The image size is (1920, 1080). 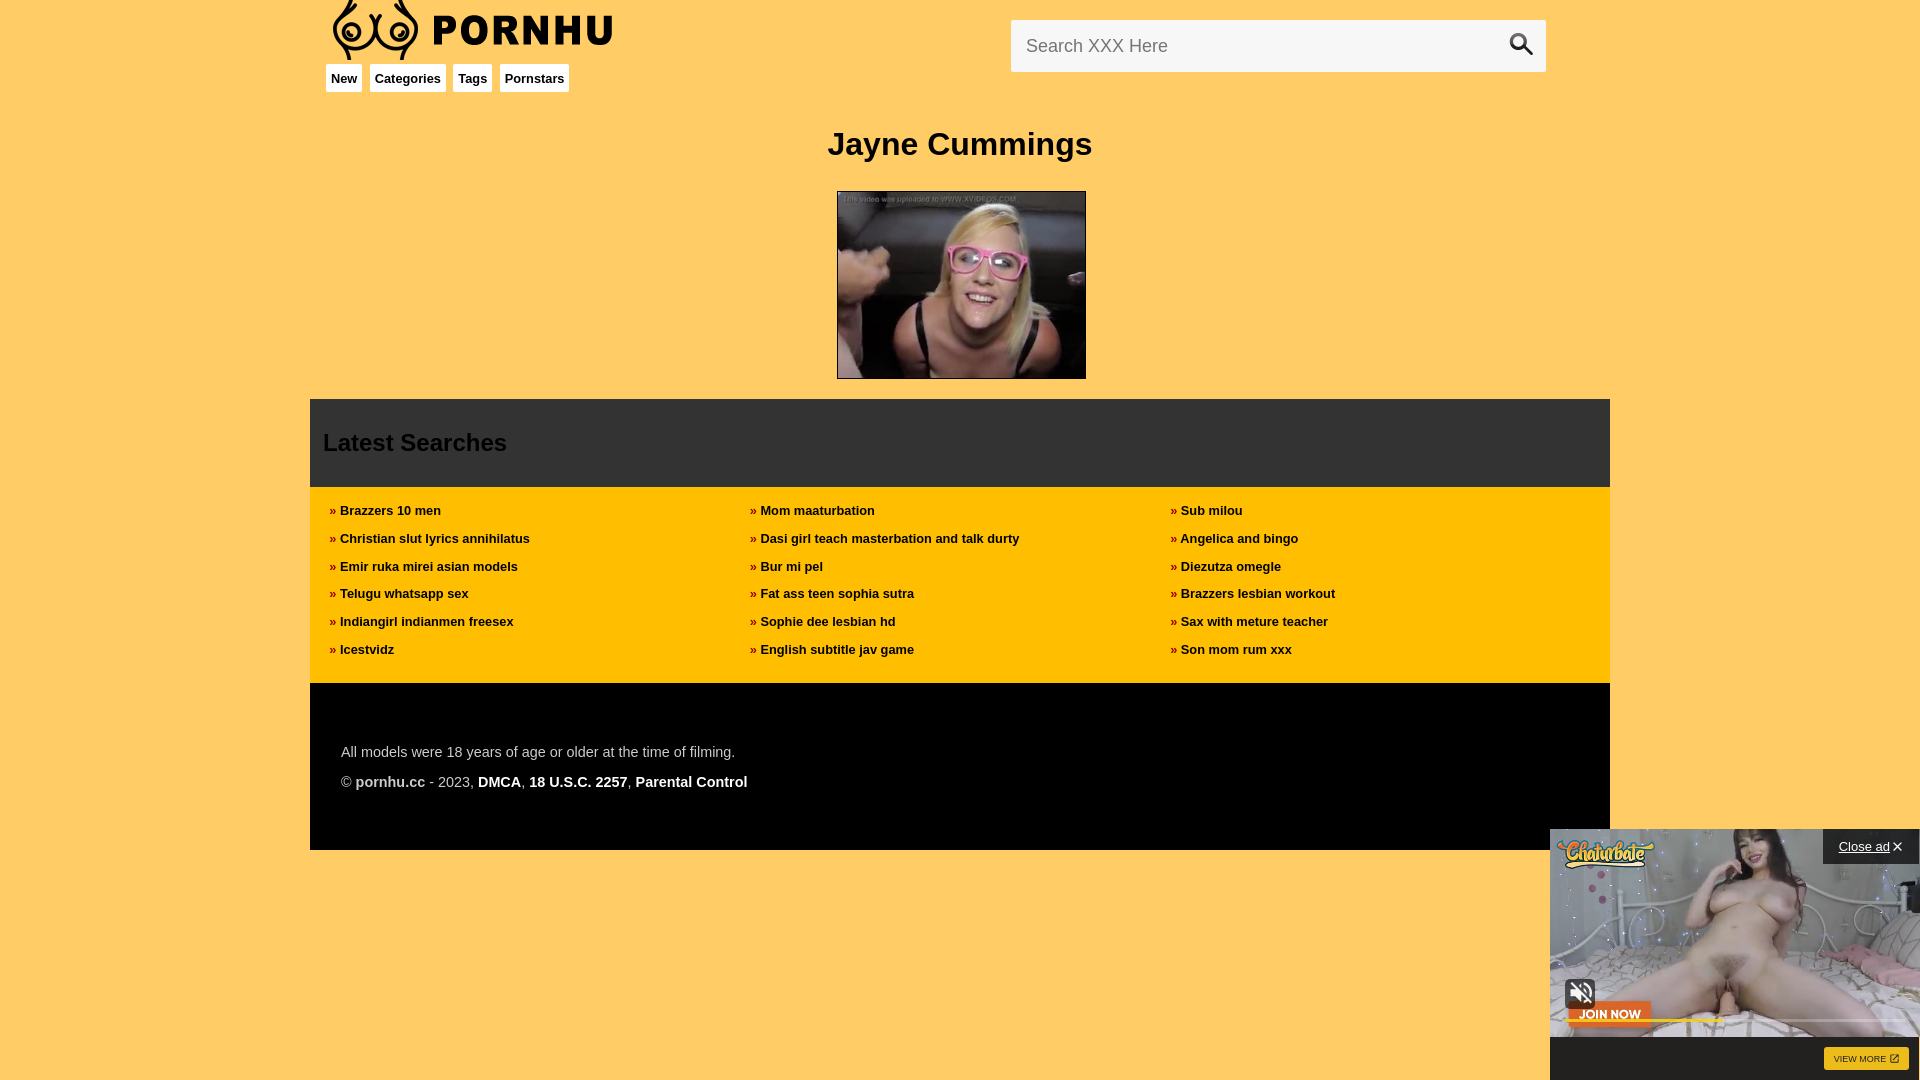 I want to click on 'pornhu.cc', so click(x=390, y=781).